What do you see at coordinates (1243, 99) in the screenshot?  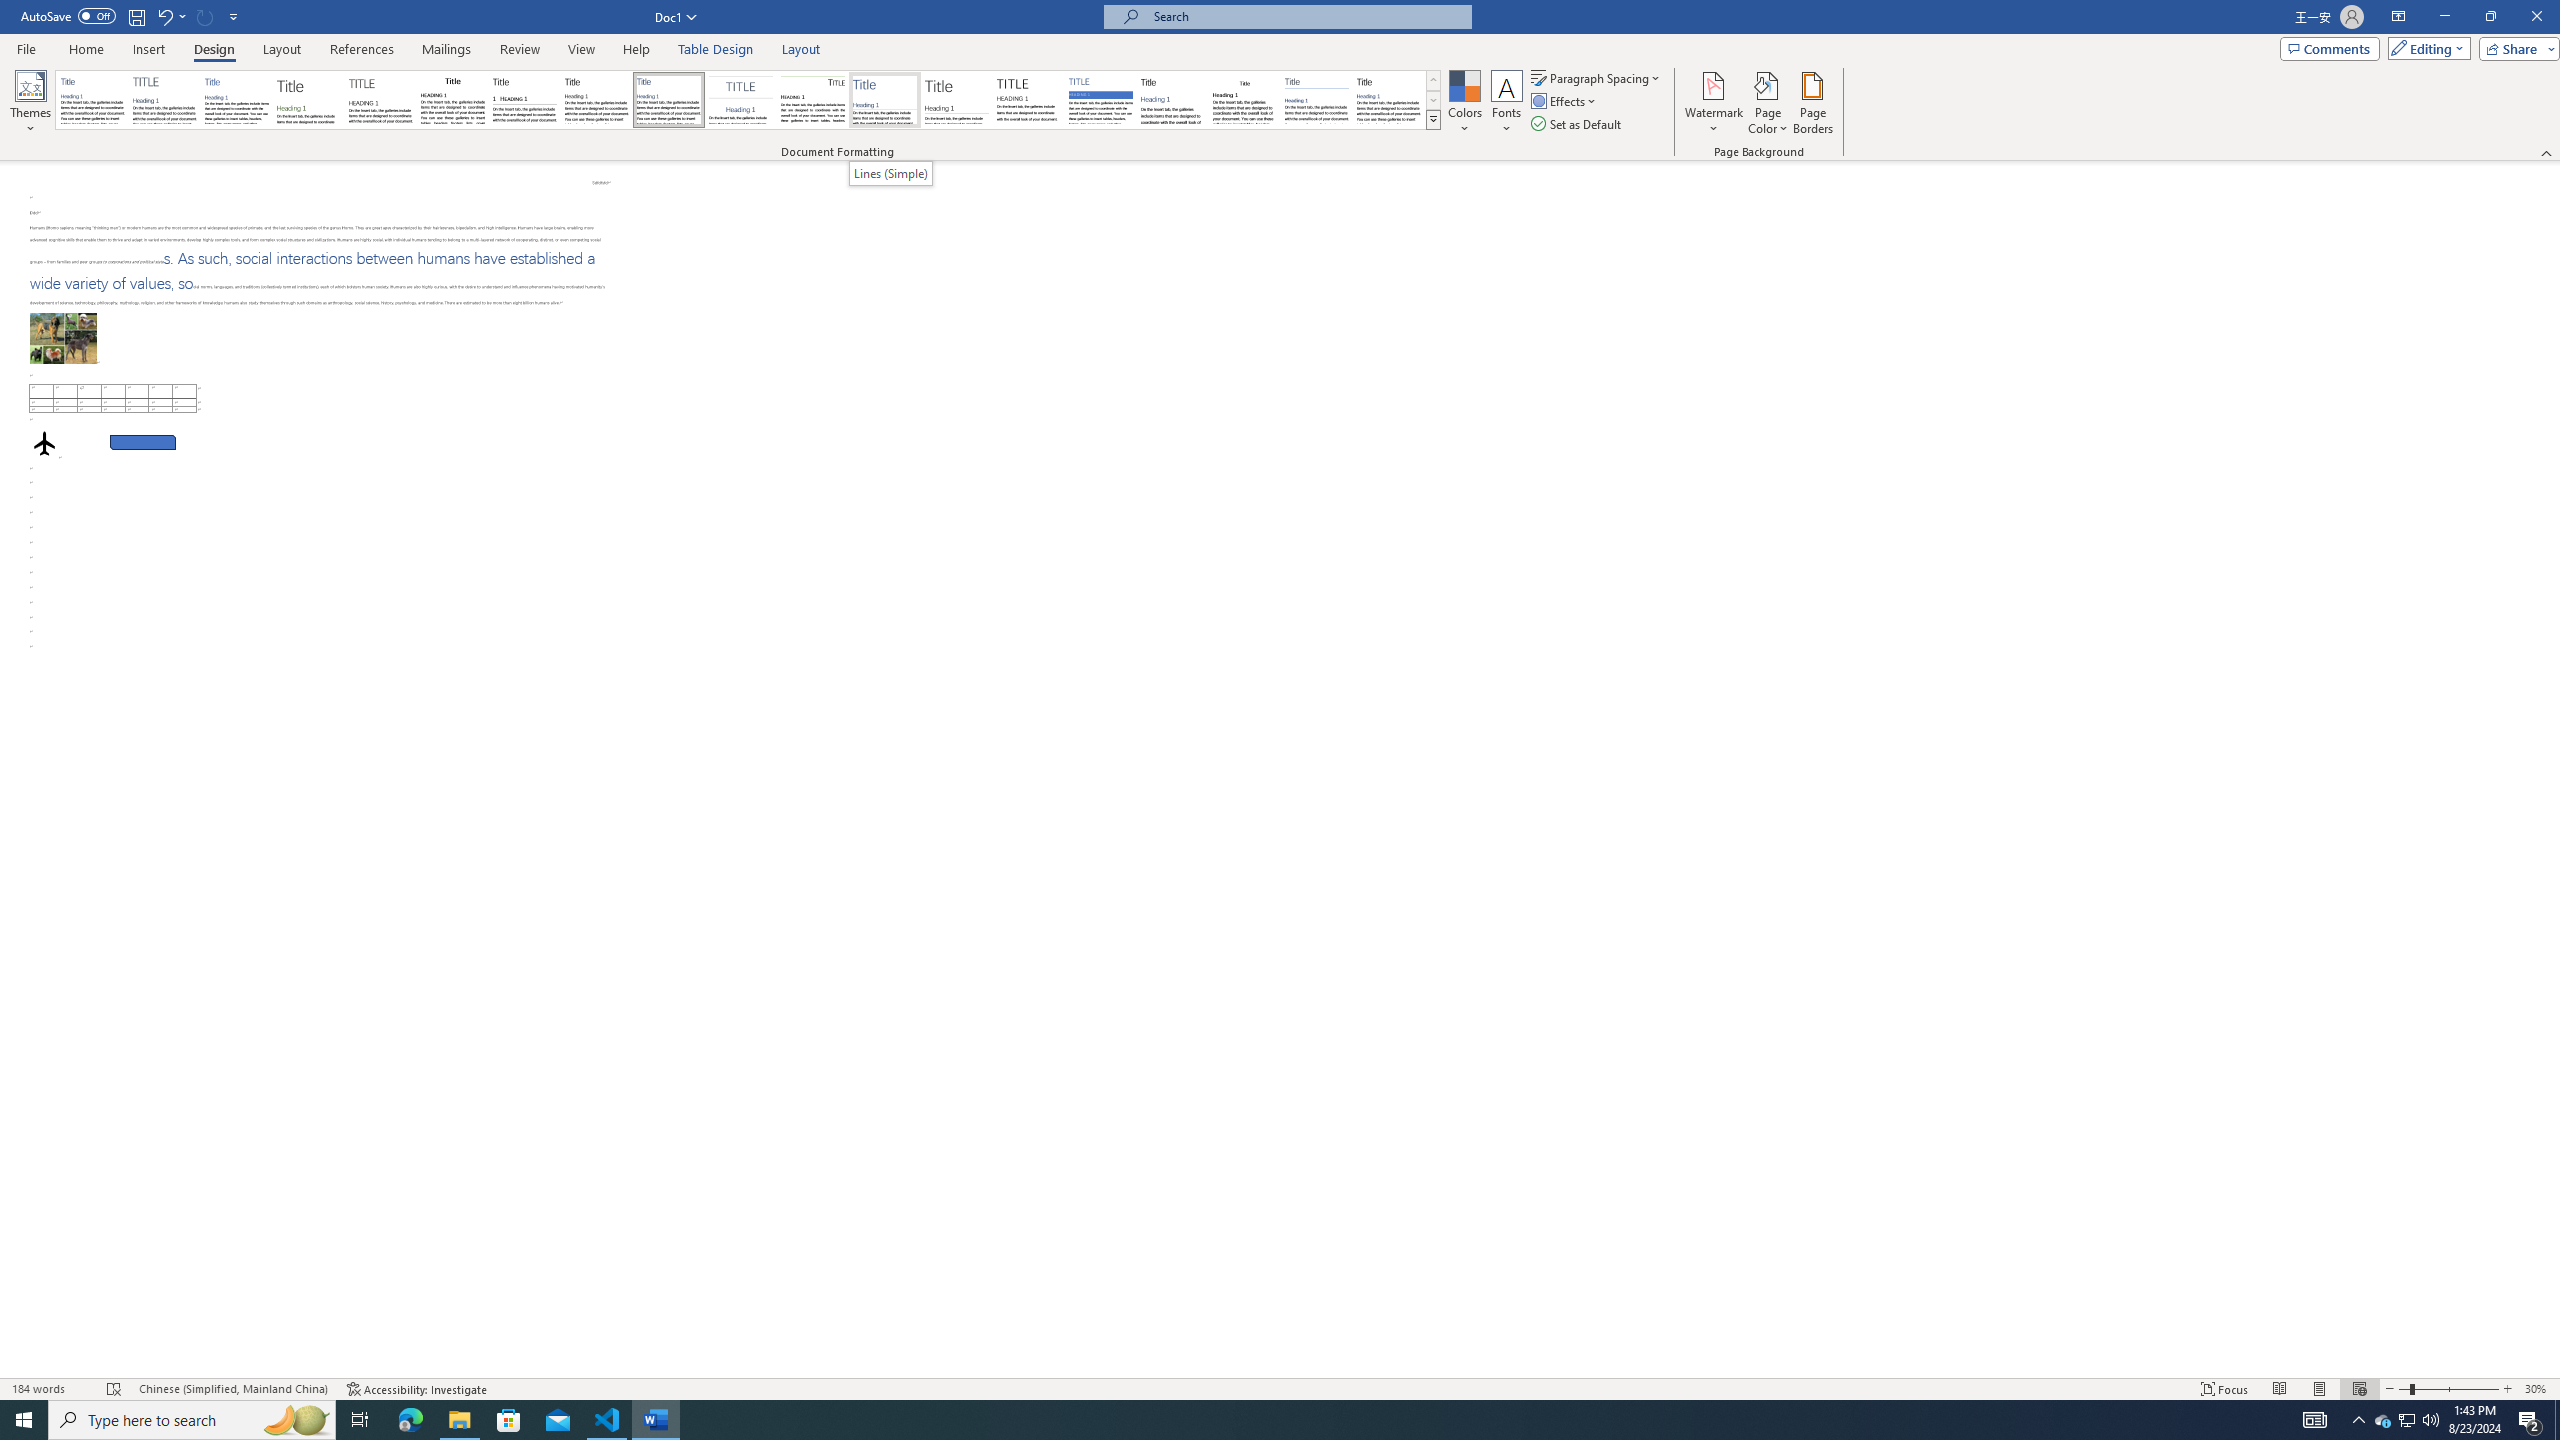 I see `'Word 2003'` at bounding box center [1243, 99].